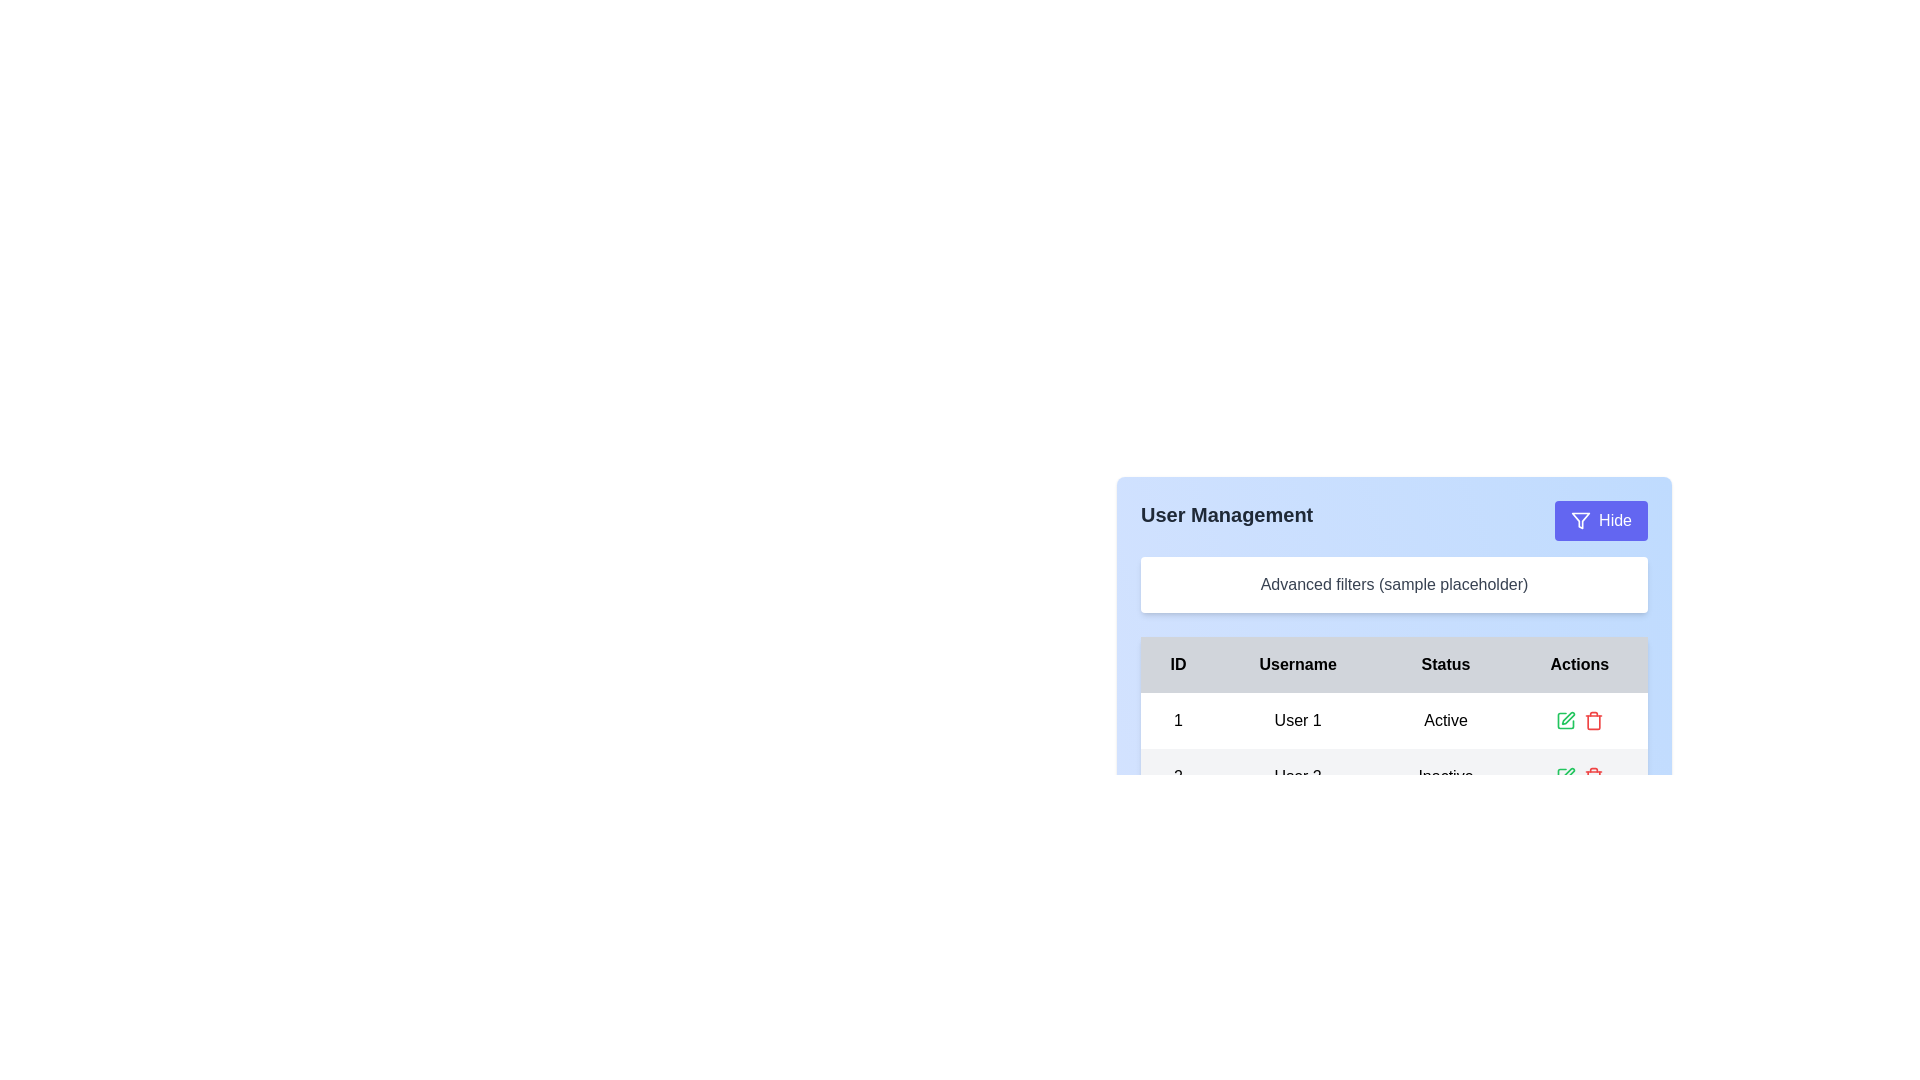 This screenshot has width=1920, height=1080. I want to click on the 'Advanced filters (sample placeholder)' text block to access related filters functionality if available, so click(1393, 585).